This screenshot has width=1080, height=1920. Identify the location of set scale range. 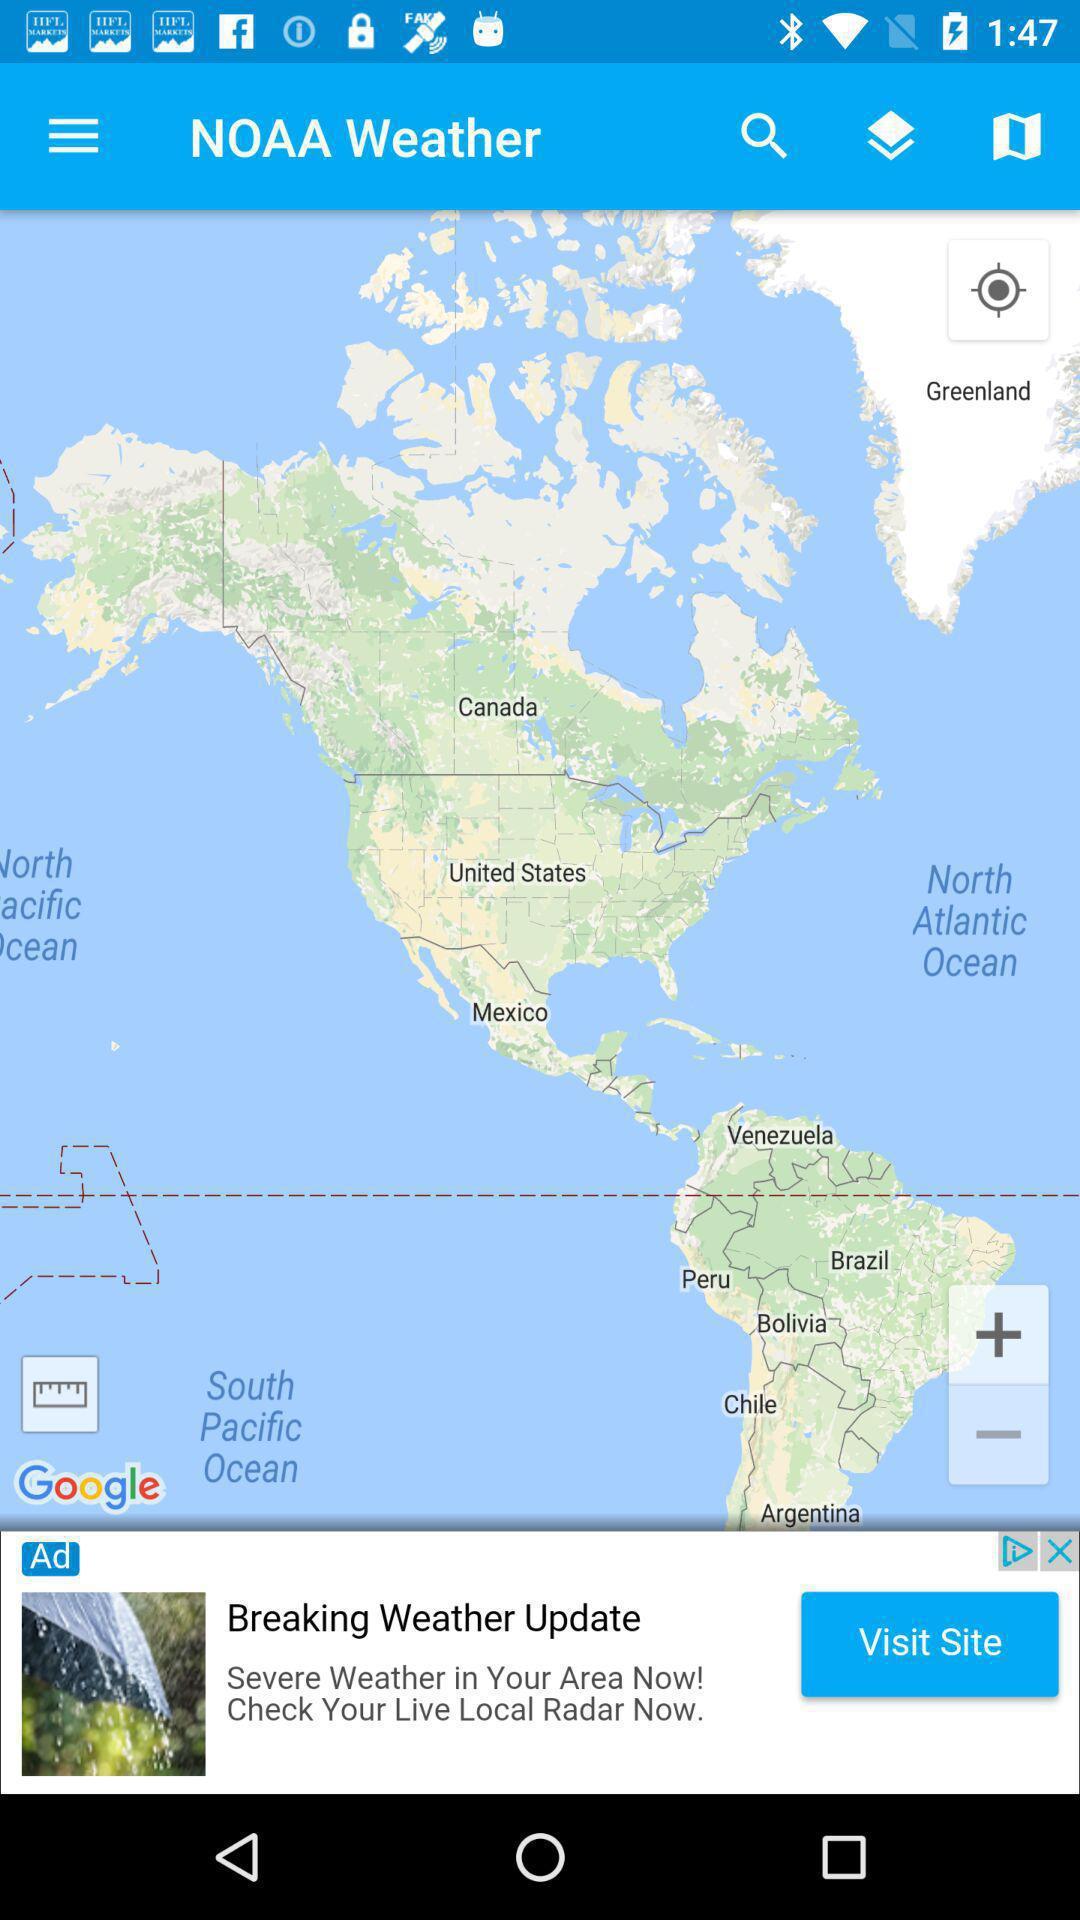
(59, 1393).